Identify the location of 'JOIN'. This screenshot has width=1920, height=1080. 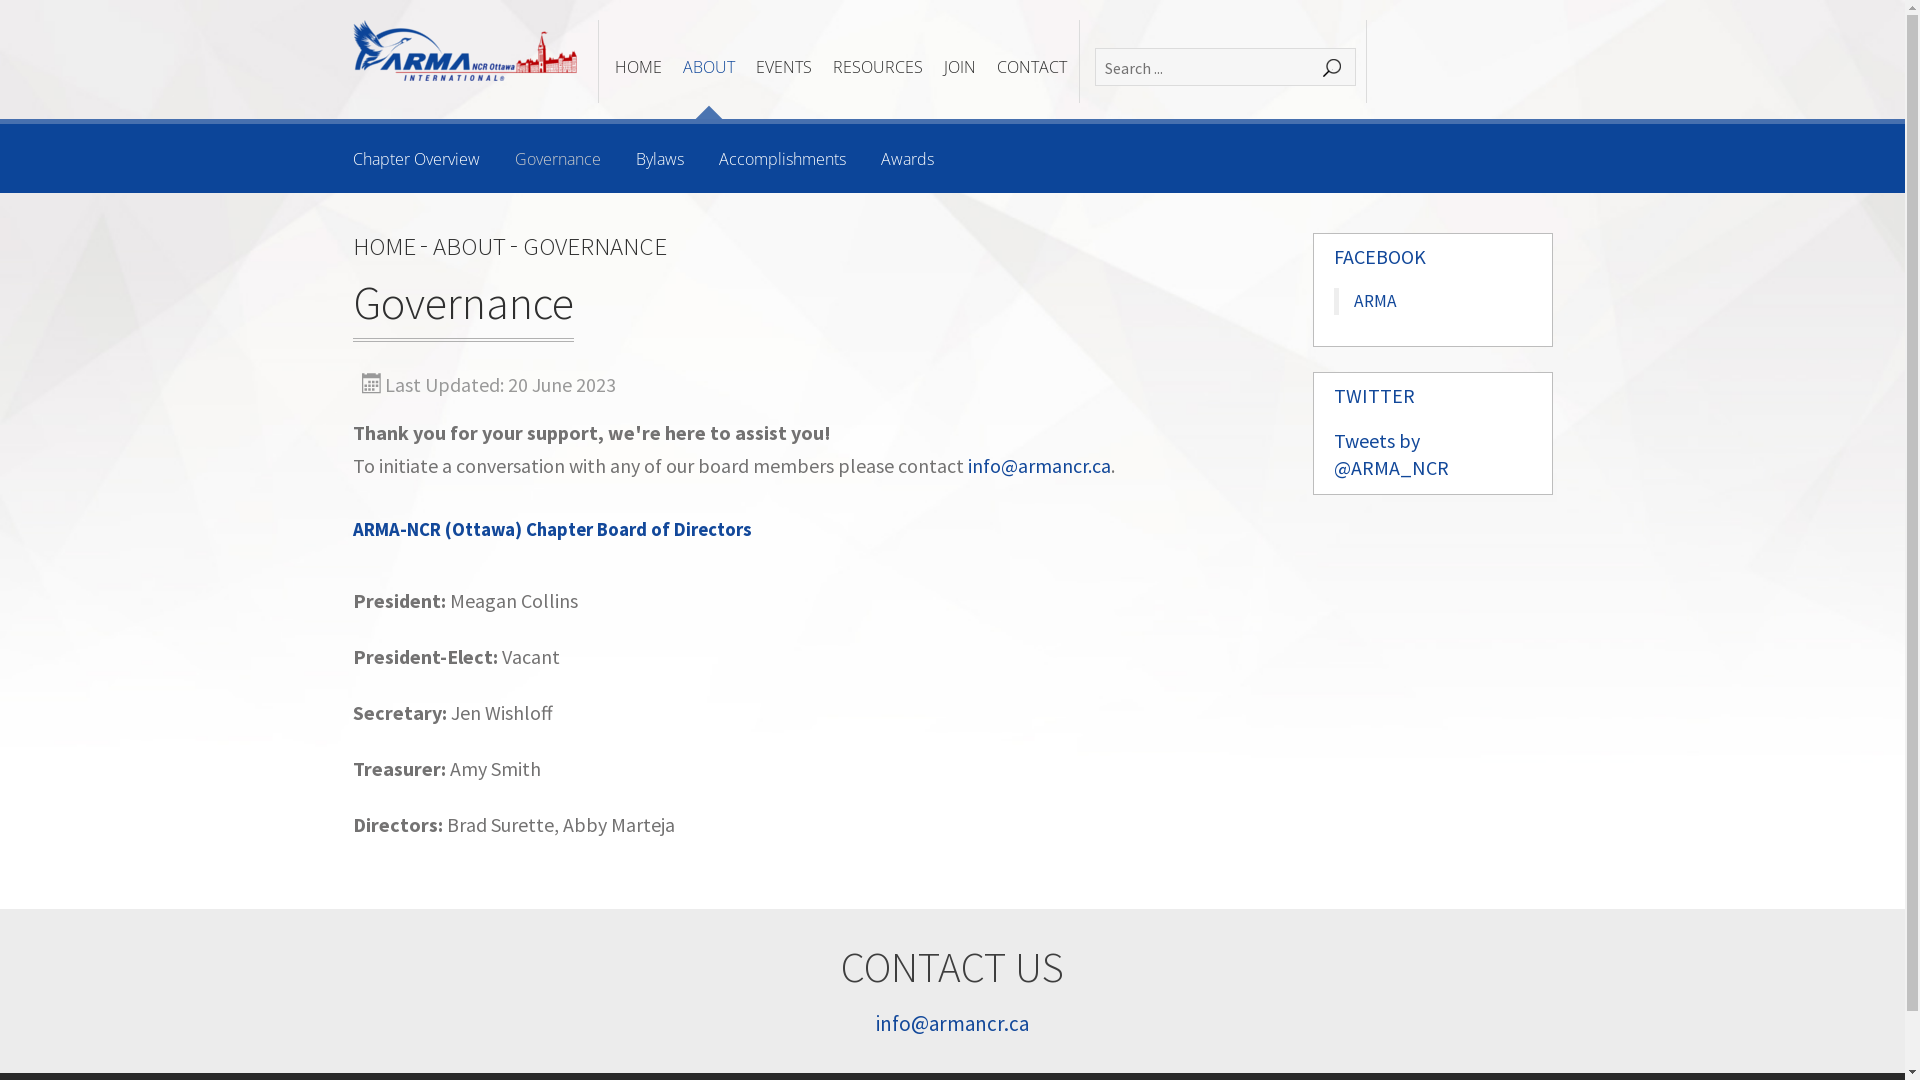
(960, 66).